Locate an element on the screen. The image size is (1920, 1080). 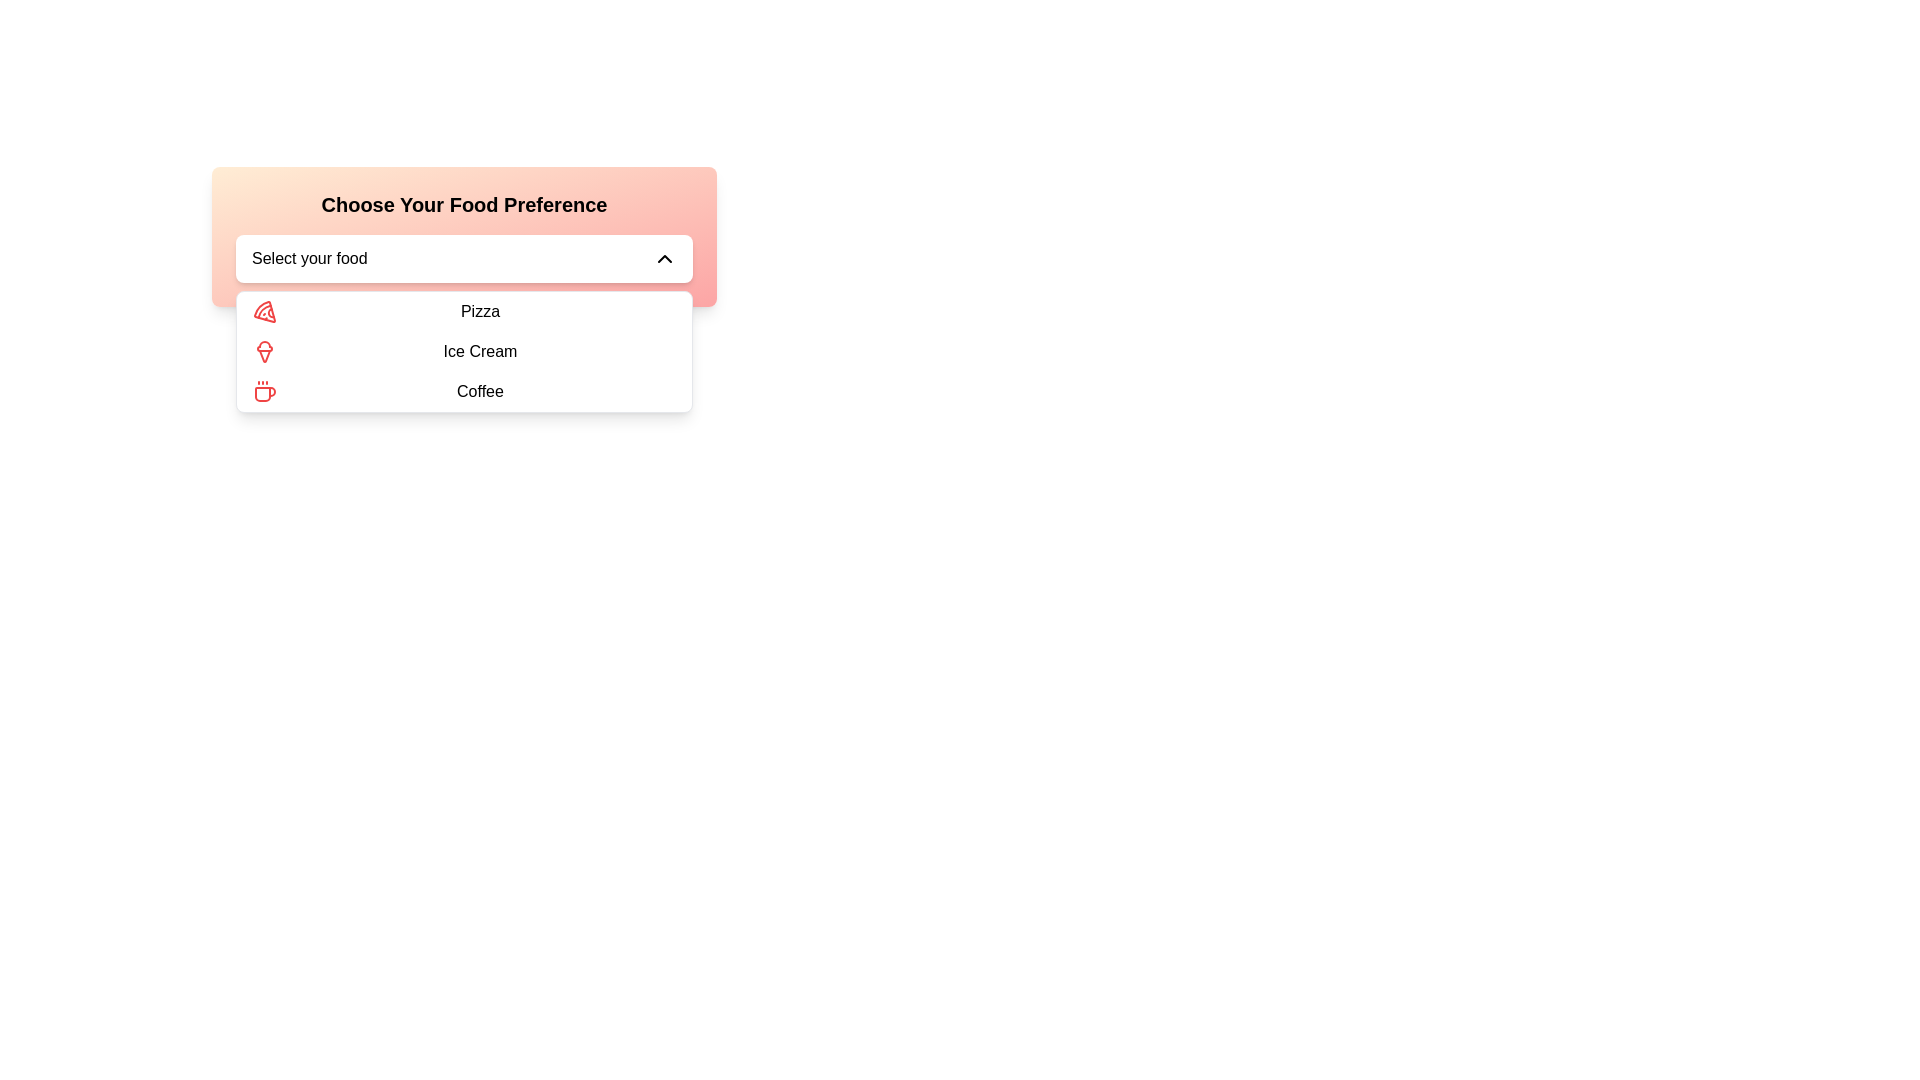
the text label containing the word 'Coffee' at the bottom of the dropdown menu is located at coordinates (480, 392).